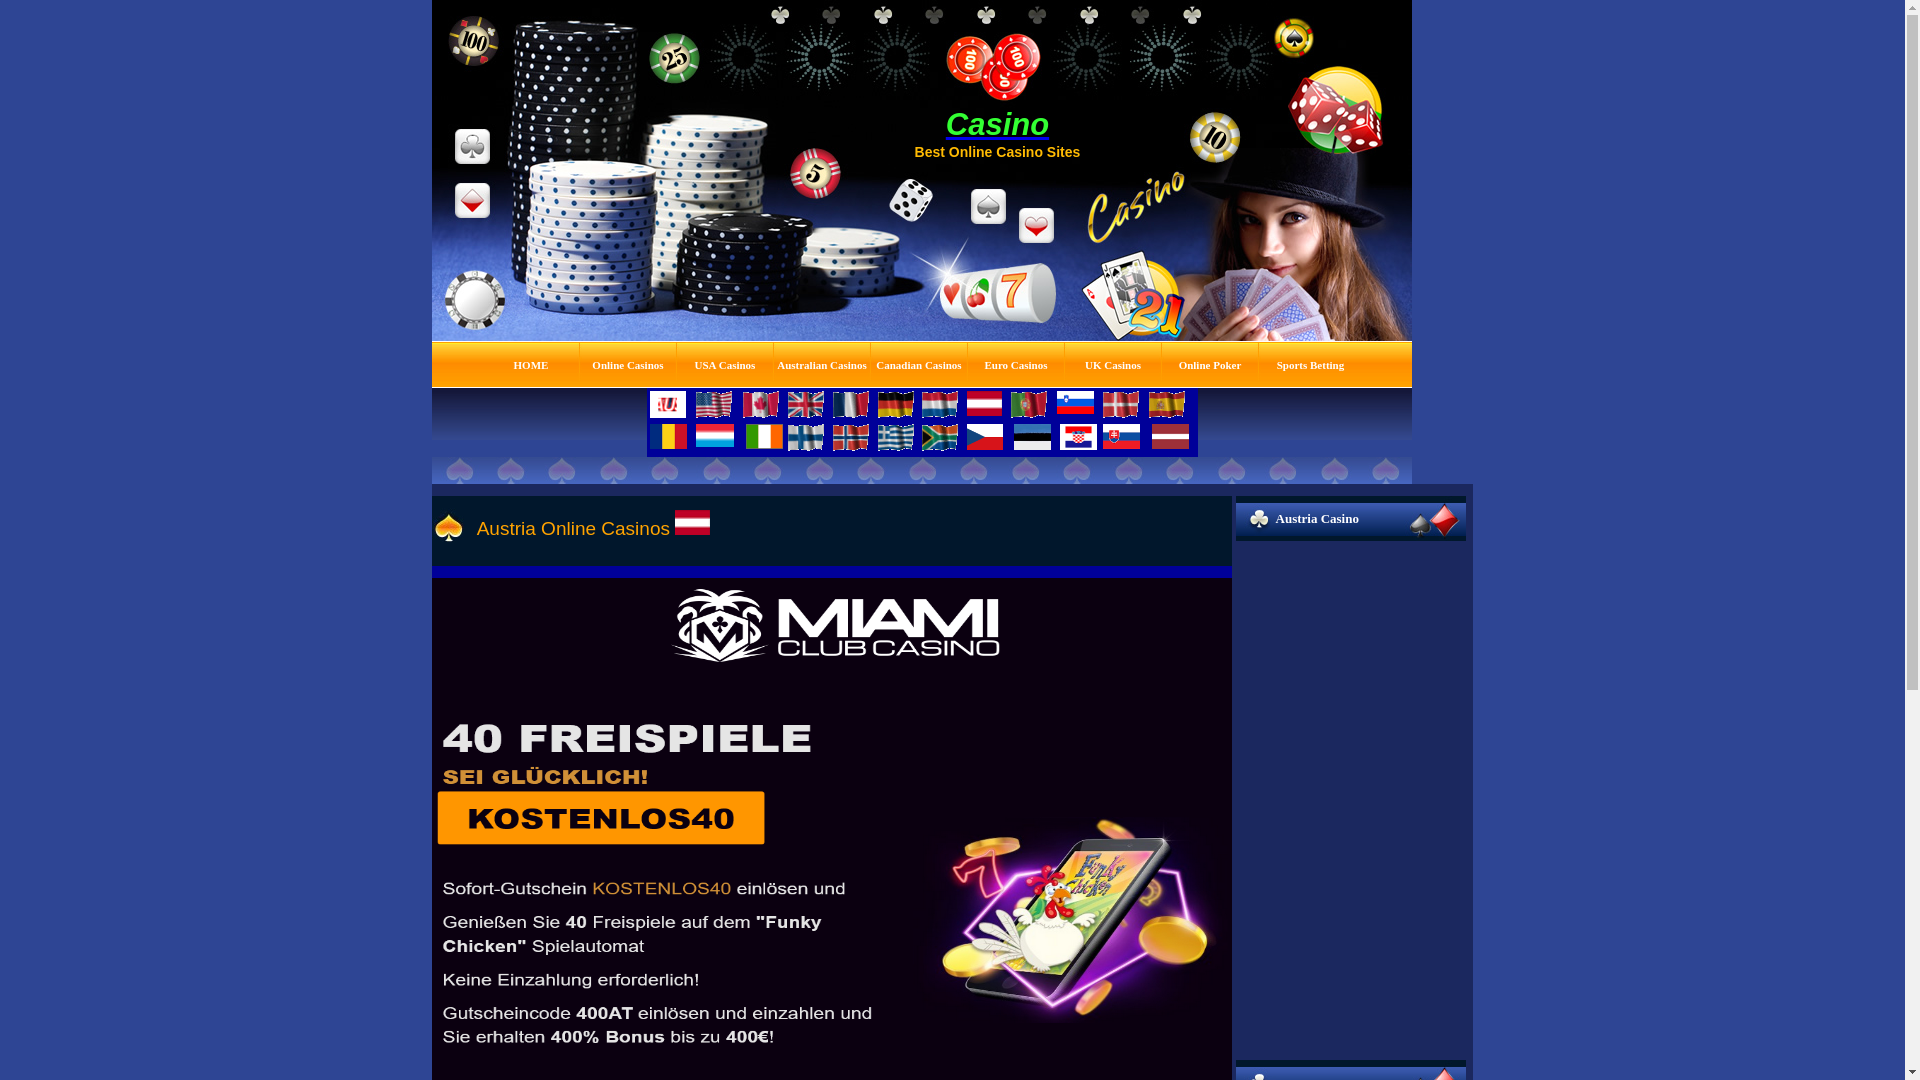  I want to click on 'HOME', so click(531, 363).